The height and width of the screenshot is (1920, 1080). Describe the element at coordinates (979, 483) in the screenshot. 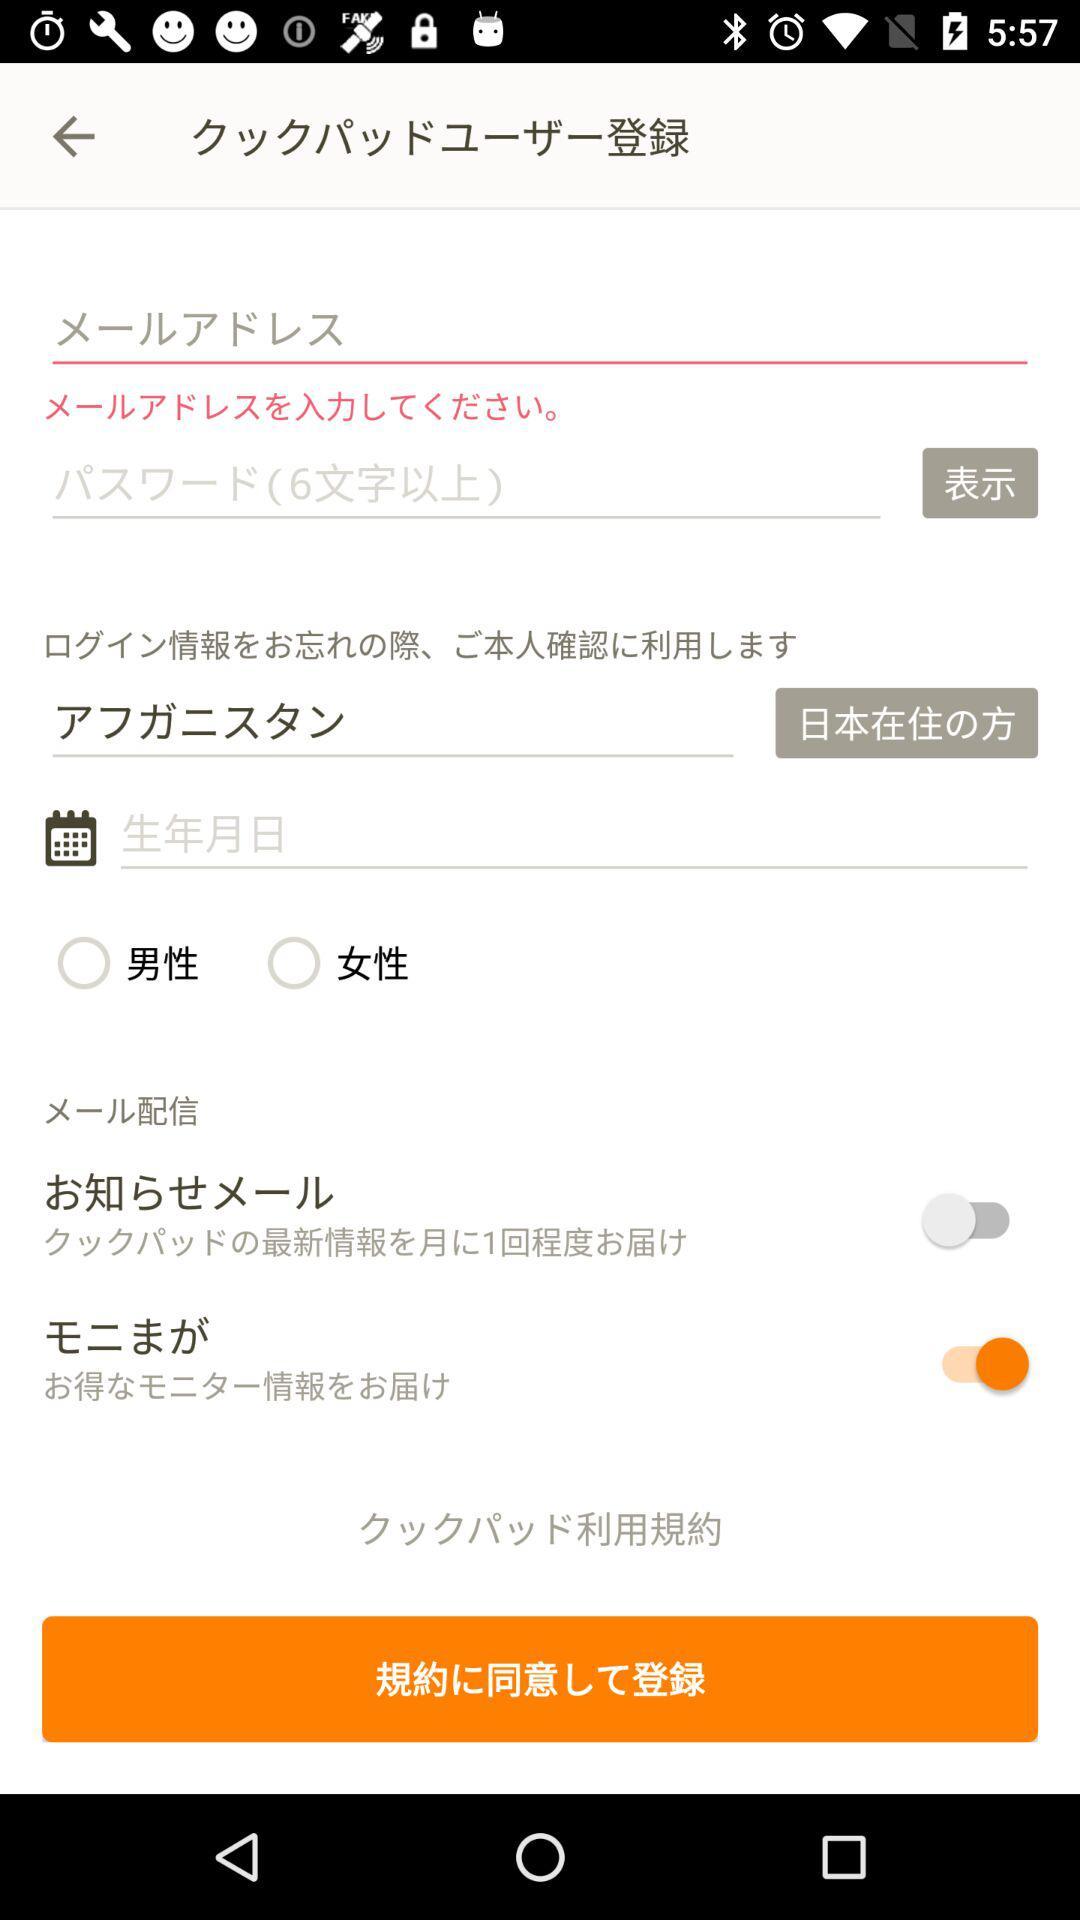

I see `the icon at the top right corner` at that location.